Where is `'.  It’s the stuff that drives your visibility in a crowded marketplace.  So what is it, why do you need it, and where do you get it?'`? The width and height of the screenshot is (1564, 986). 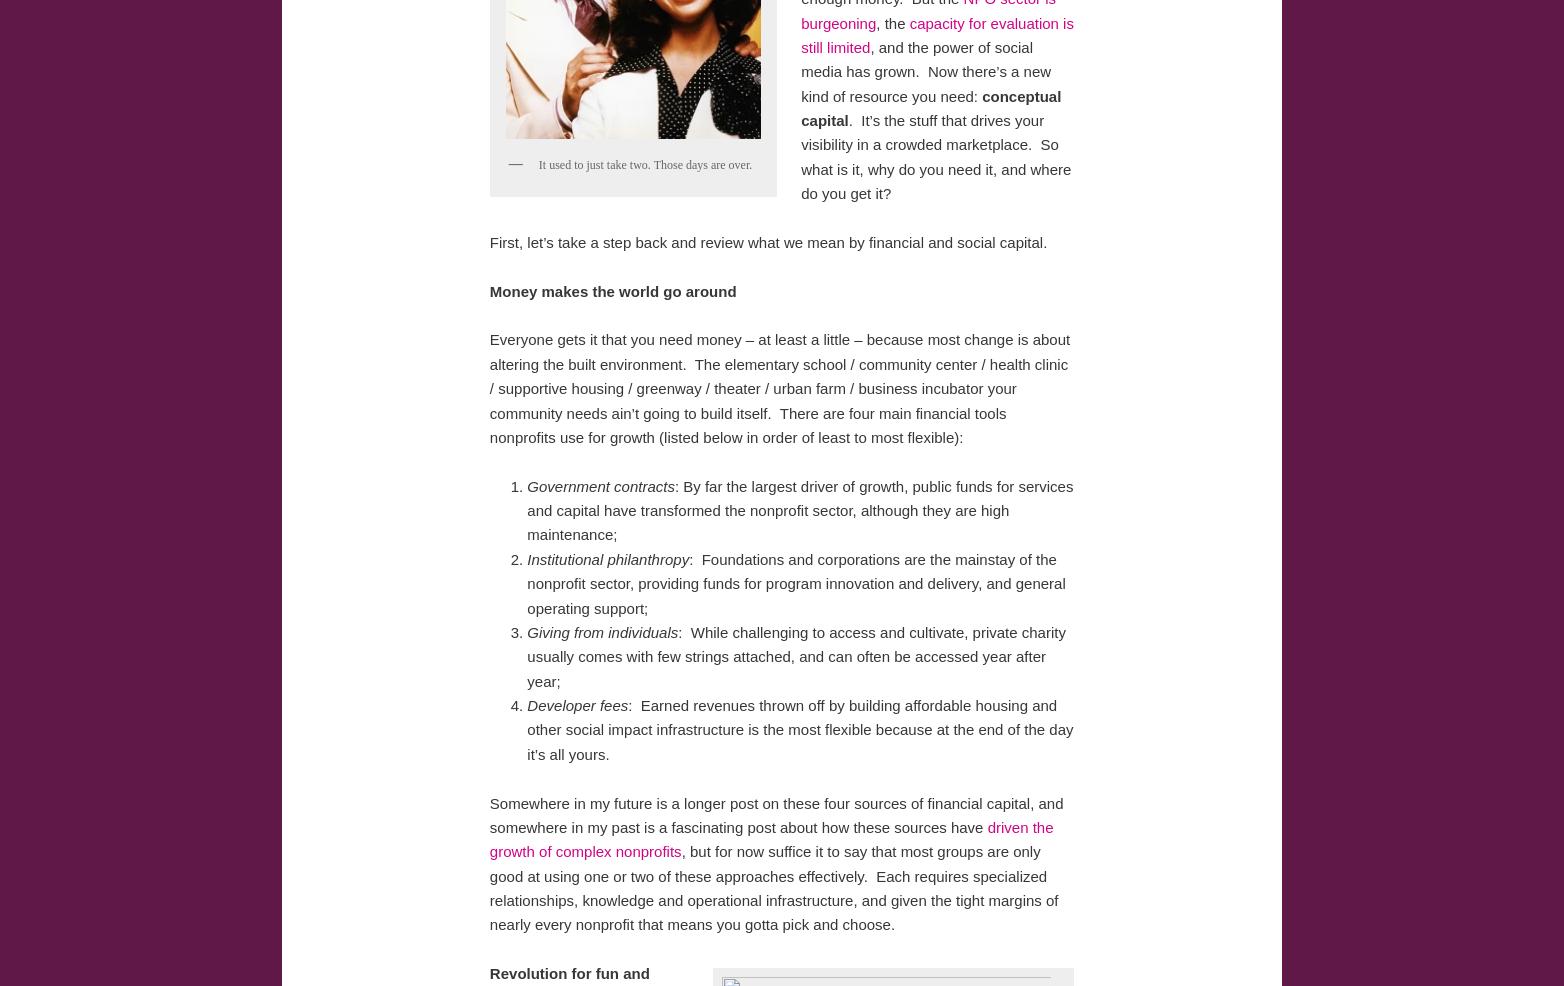
'.  It’s the stuff that drives your visibility in a crowded marketplace.  So what is it, why do you need it, and where do you get it?' is located at coordinates (936, 156).